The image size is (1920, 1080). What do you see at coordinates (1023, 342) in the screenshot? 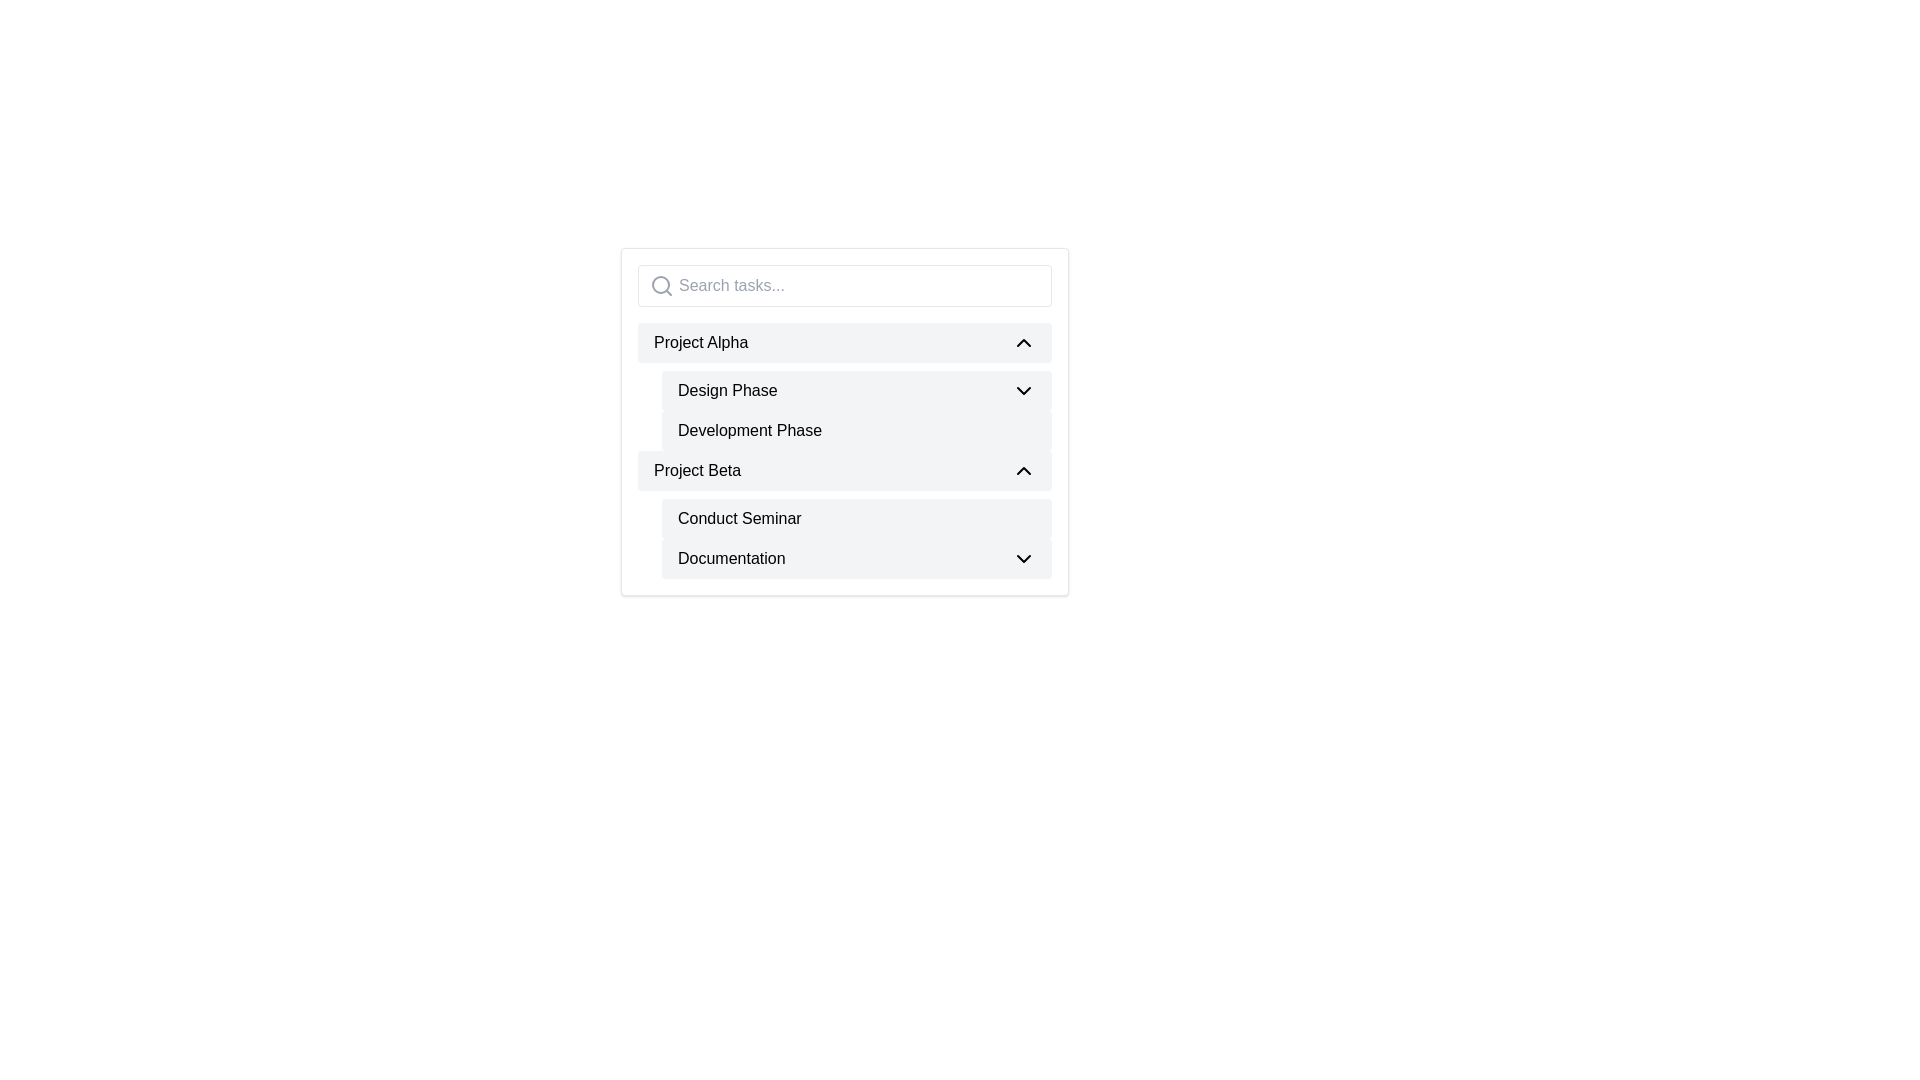
I see `the upward-pointing chevron icon located to the right of the text 'Project Alpha' in the vertical list layout` at bounding box center [1023, 342].